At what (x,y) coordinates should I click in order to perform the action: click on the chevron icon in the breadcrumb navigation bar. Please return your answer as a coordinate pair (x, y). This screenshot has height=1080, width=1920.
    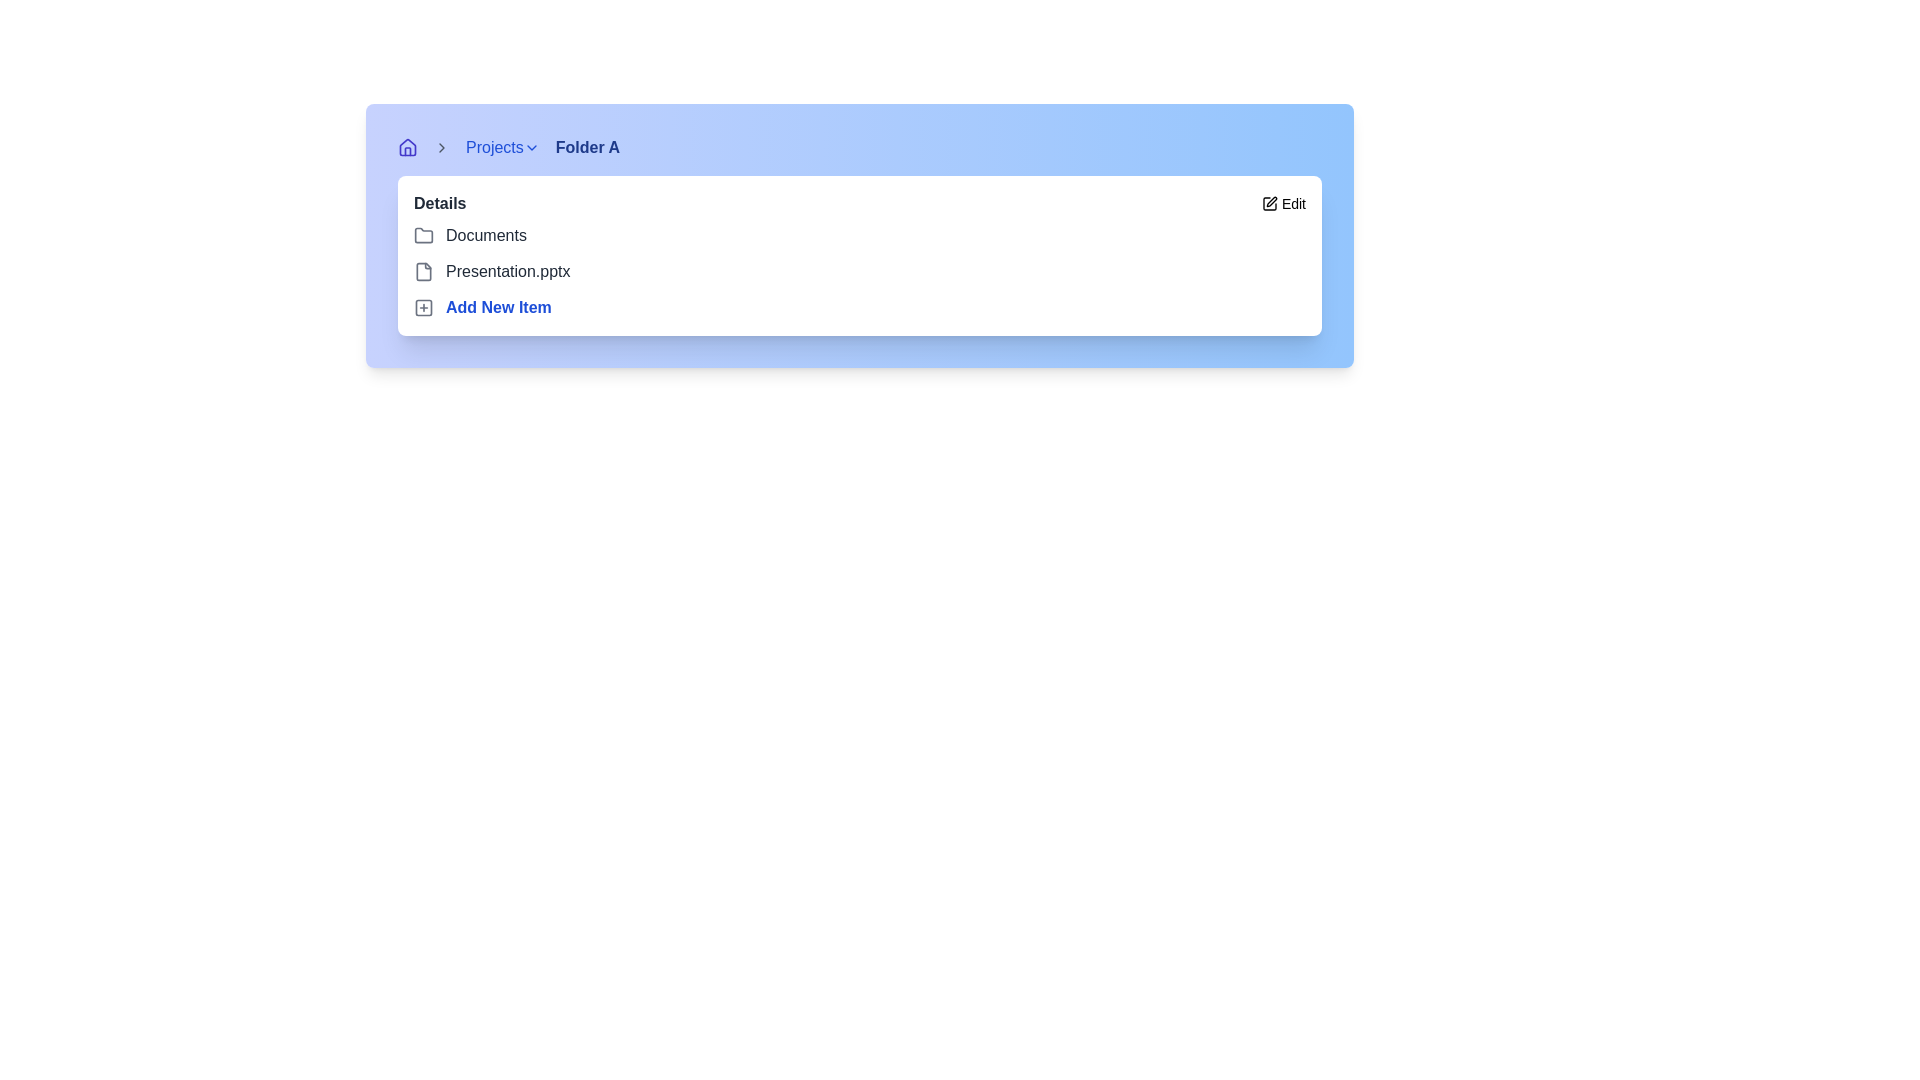
    Looking at the image, I should click on (440, 146).